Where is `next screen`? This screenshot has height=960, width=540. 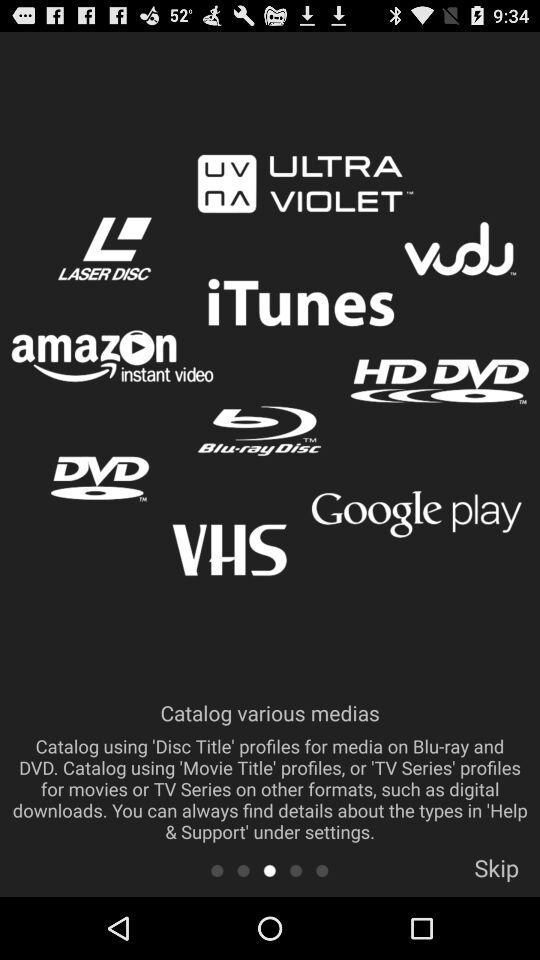
next screen is located at coordinates (295, 869).